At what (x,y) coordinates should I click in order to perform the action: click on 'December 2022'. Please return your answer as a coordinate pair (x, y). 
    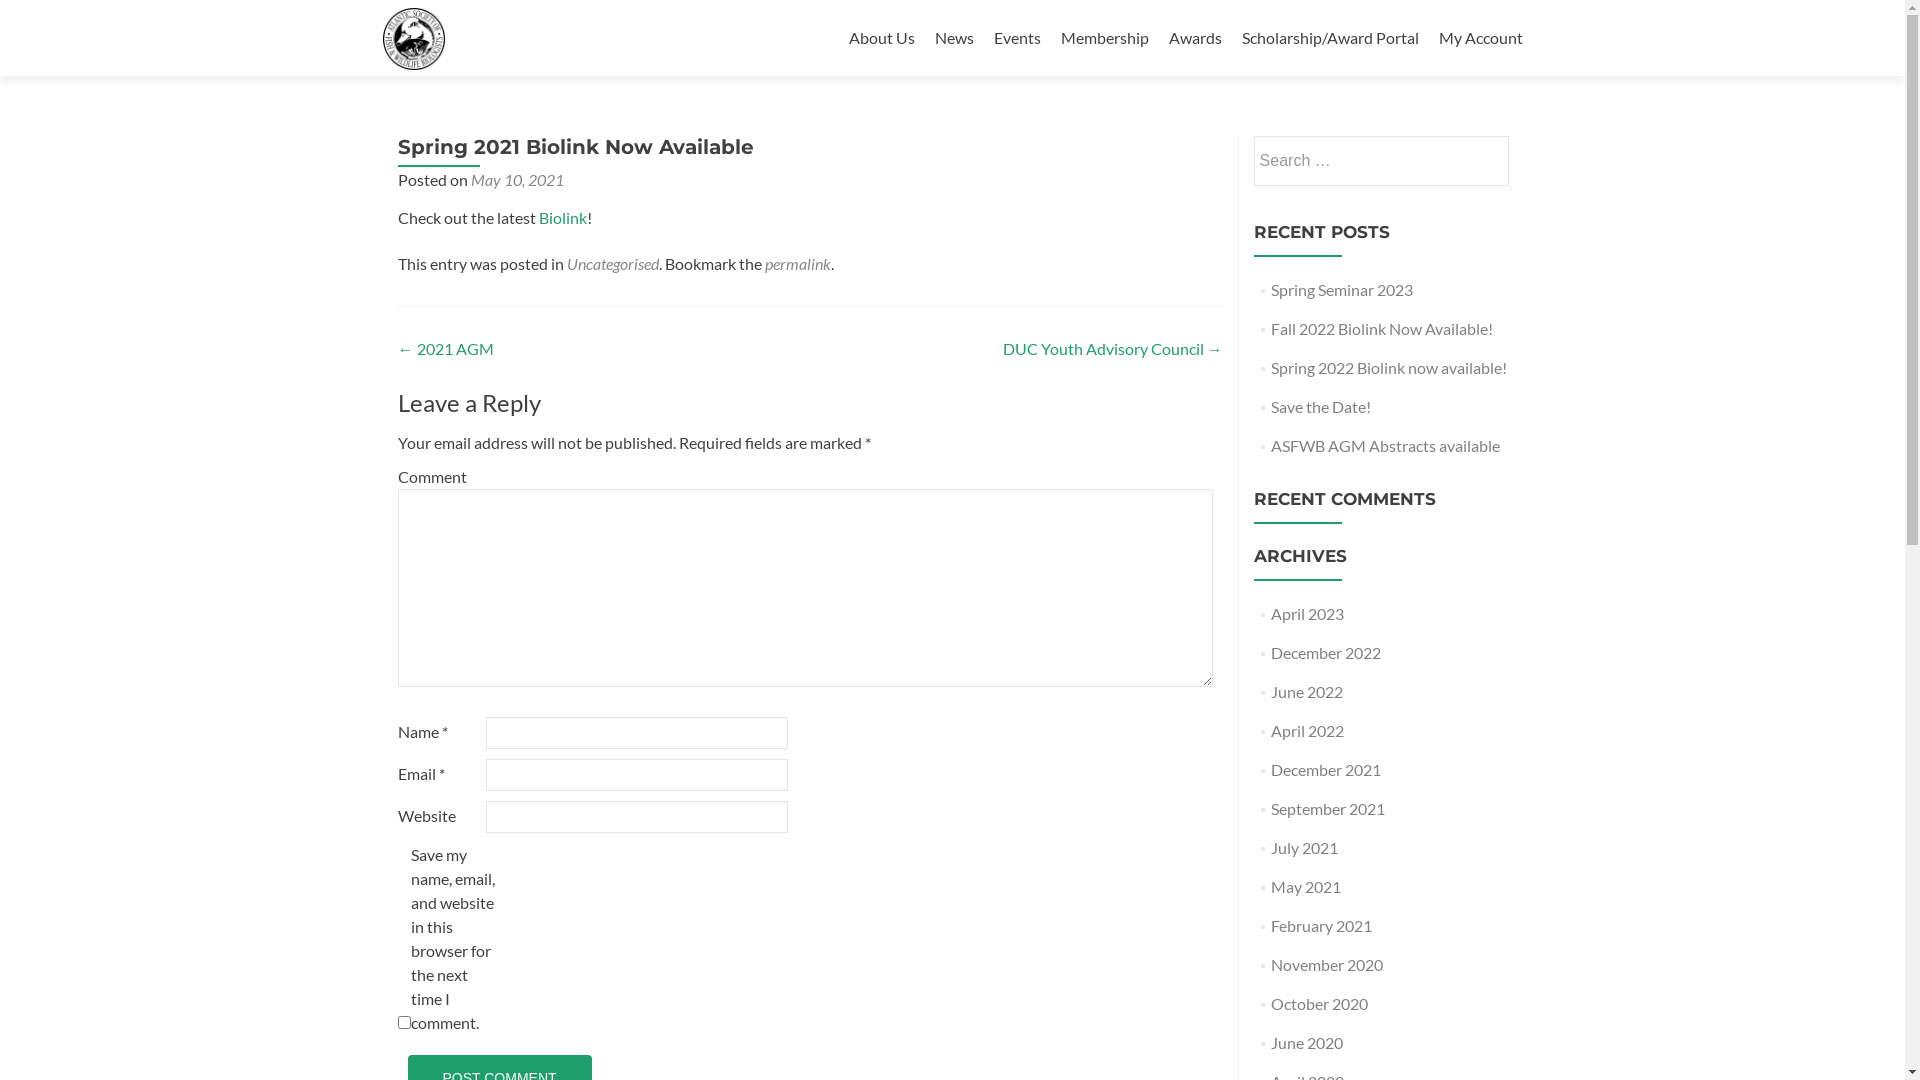
    Looking at the image, I should click on (1325, 652).